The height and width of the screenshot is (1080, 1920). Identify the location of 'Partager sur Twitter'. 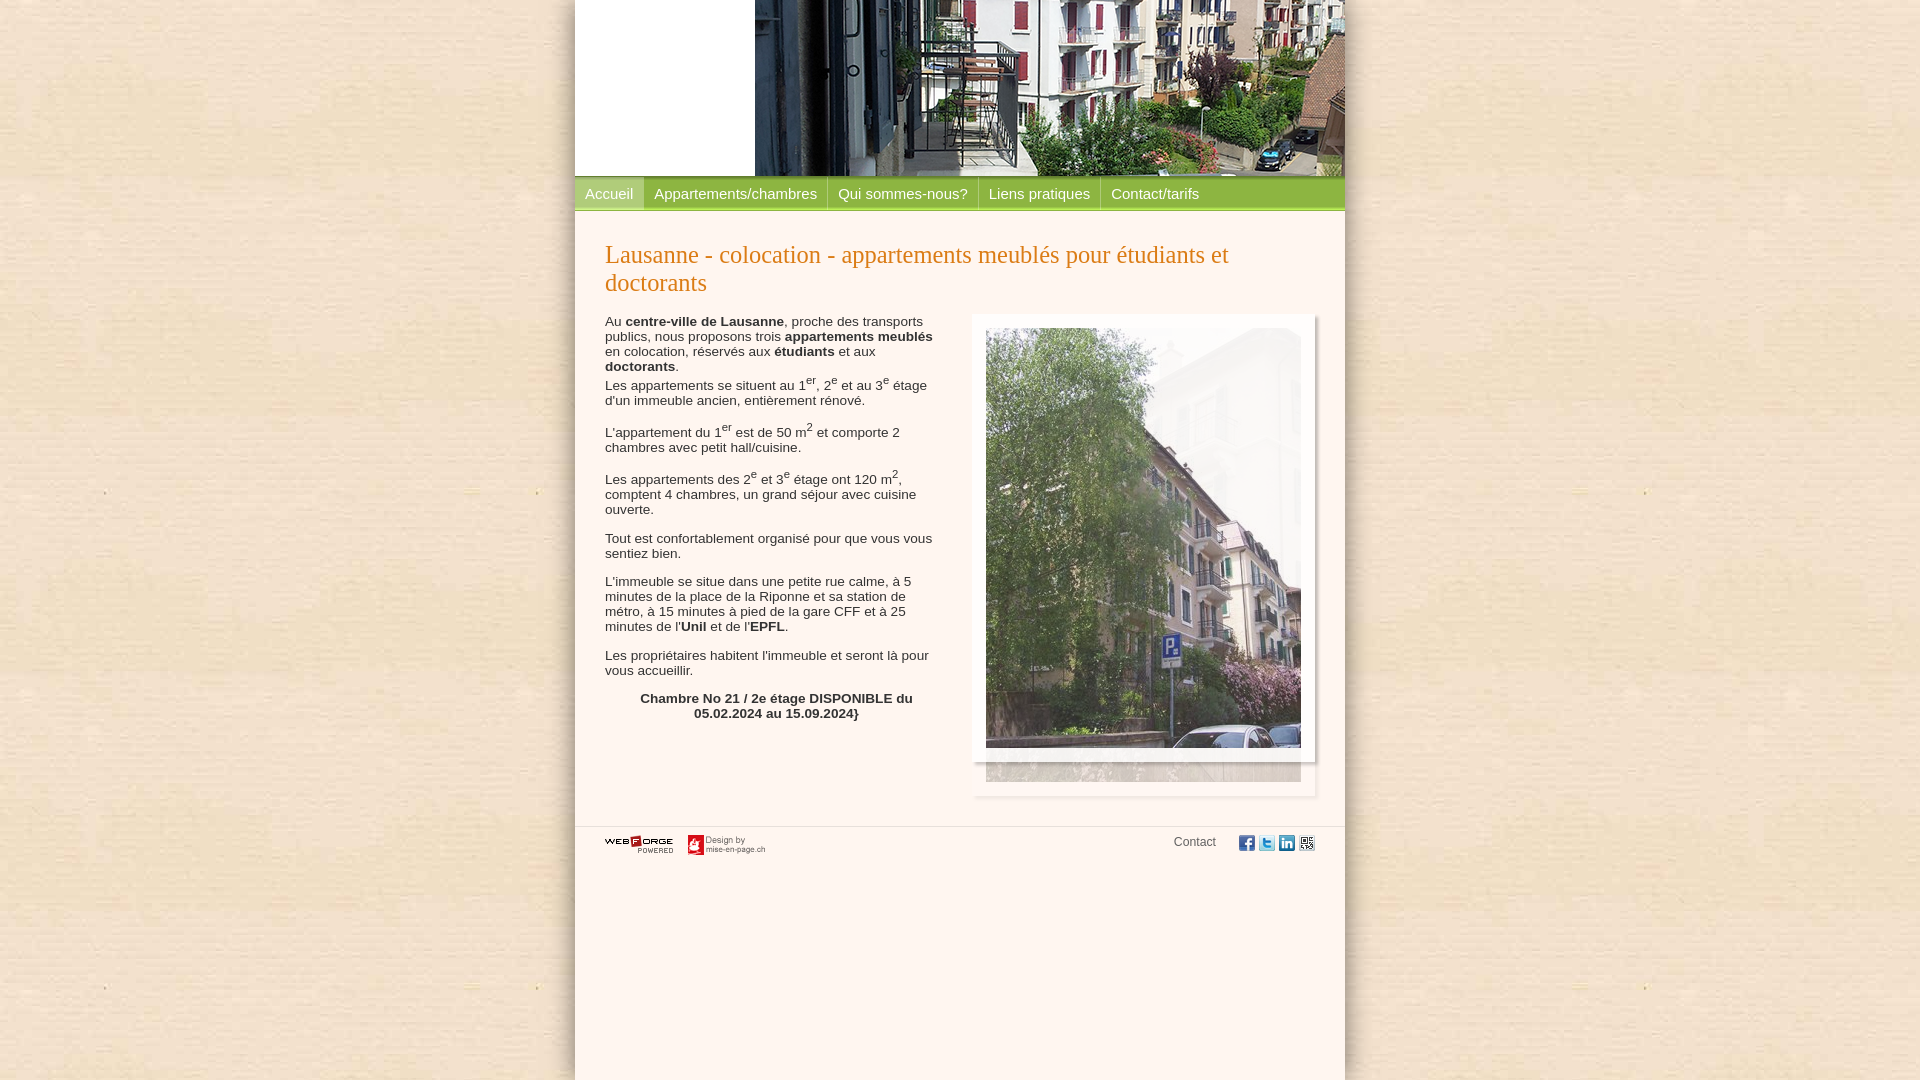
(1266, 844).